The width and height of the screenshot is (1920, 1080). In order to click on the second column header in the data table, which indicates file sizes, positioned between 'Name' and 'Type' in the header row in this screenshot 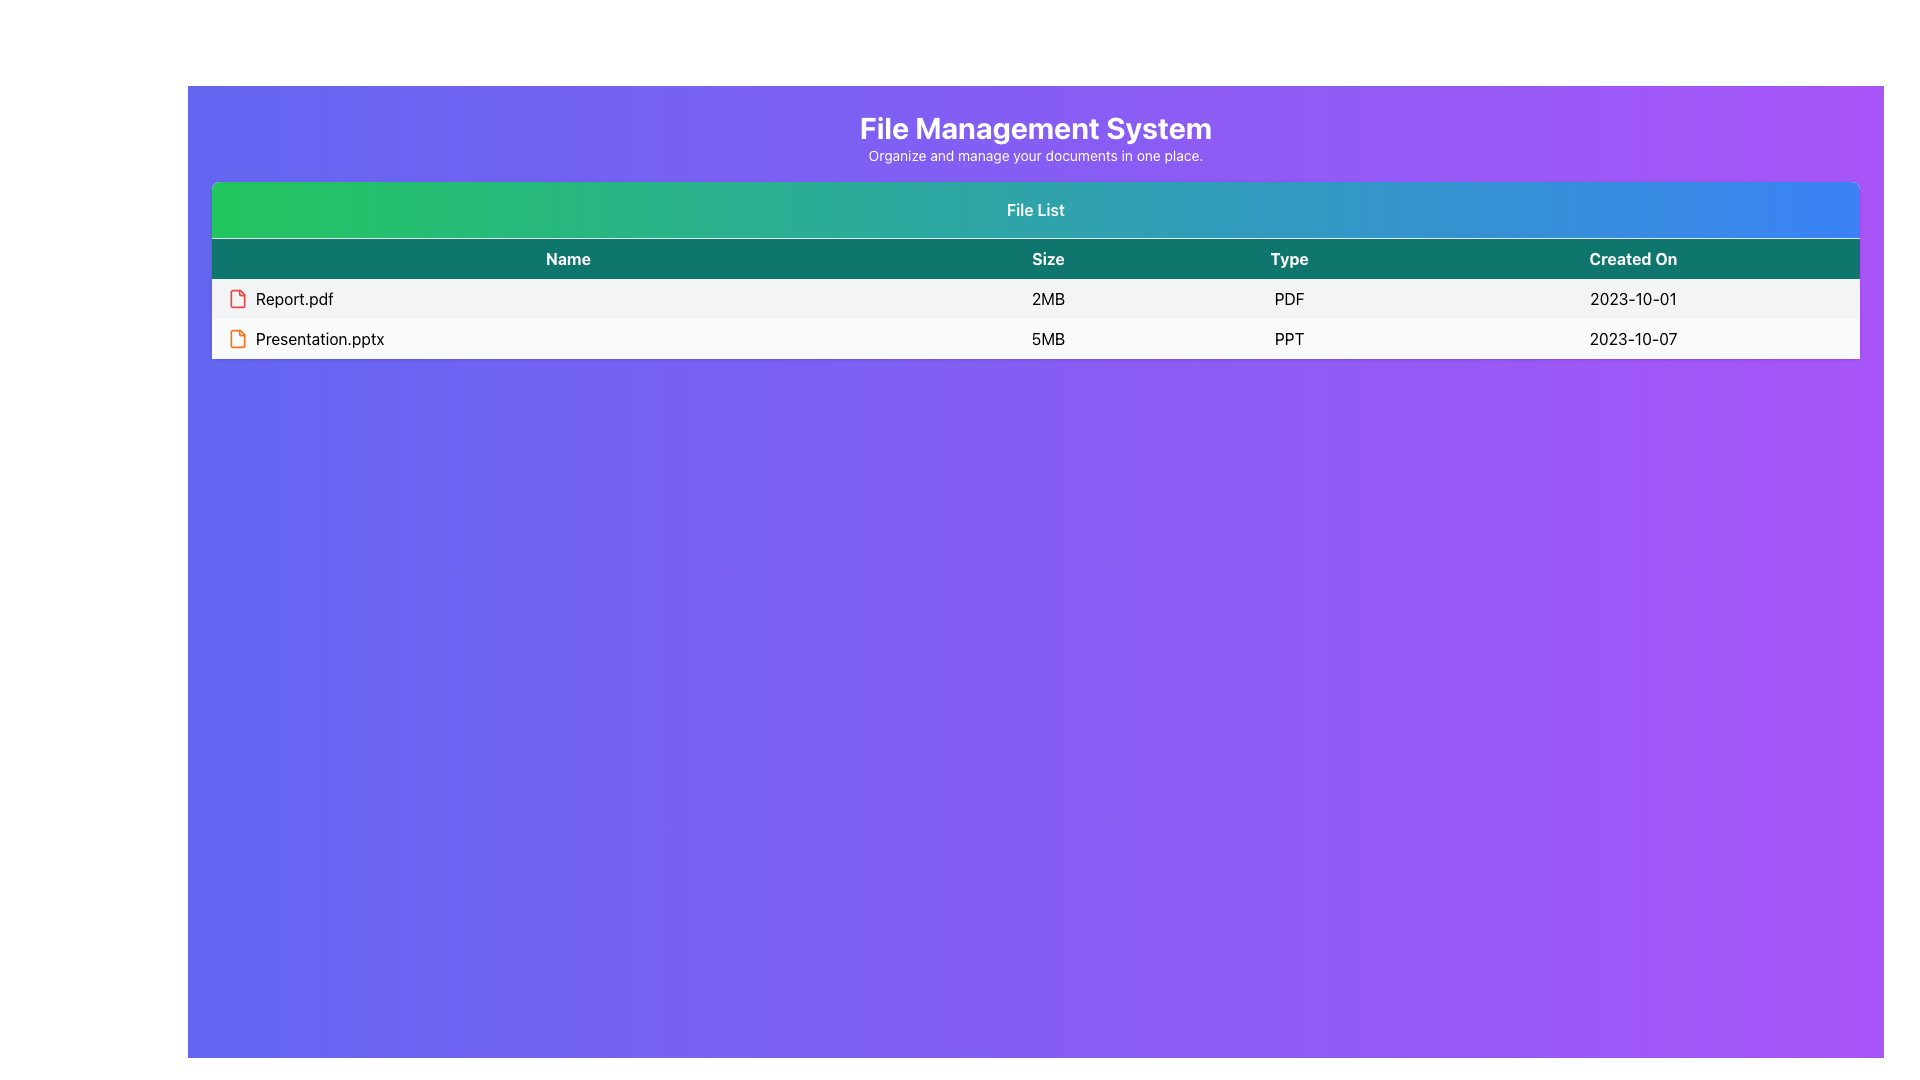, I will do `click(1047, 257)`.